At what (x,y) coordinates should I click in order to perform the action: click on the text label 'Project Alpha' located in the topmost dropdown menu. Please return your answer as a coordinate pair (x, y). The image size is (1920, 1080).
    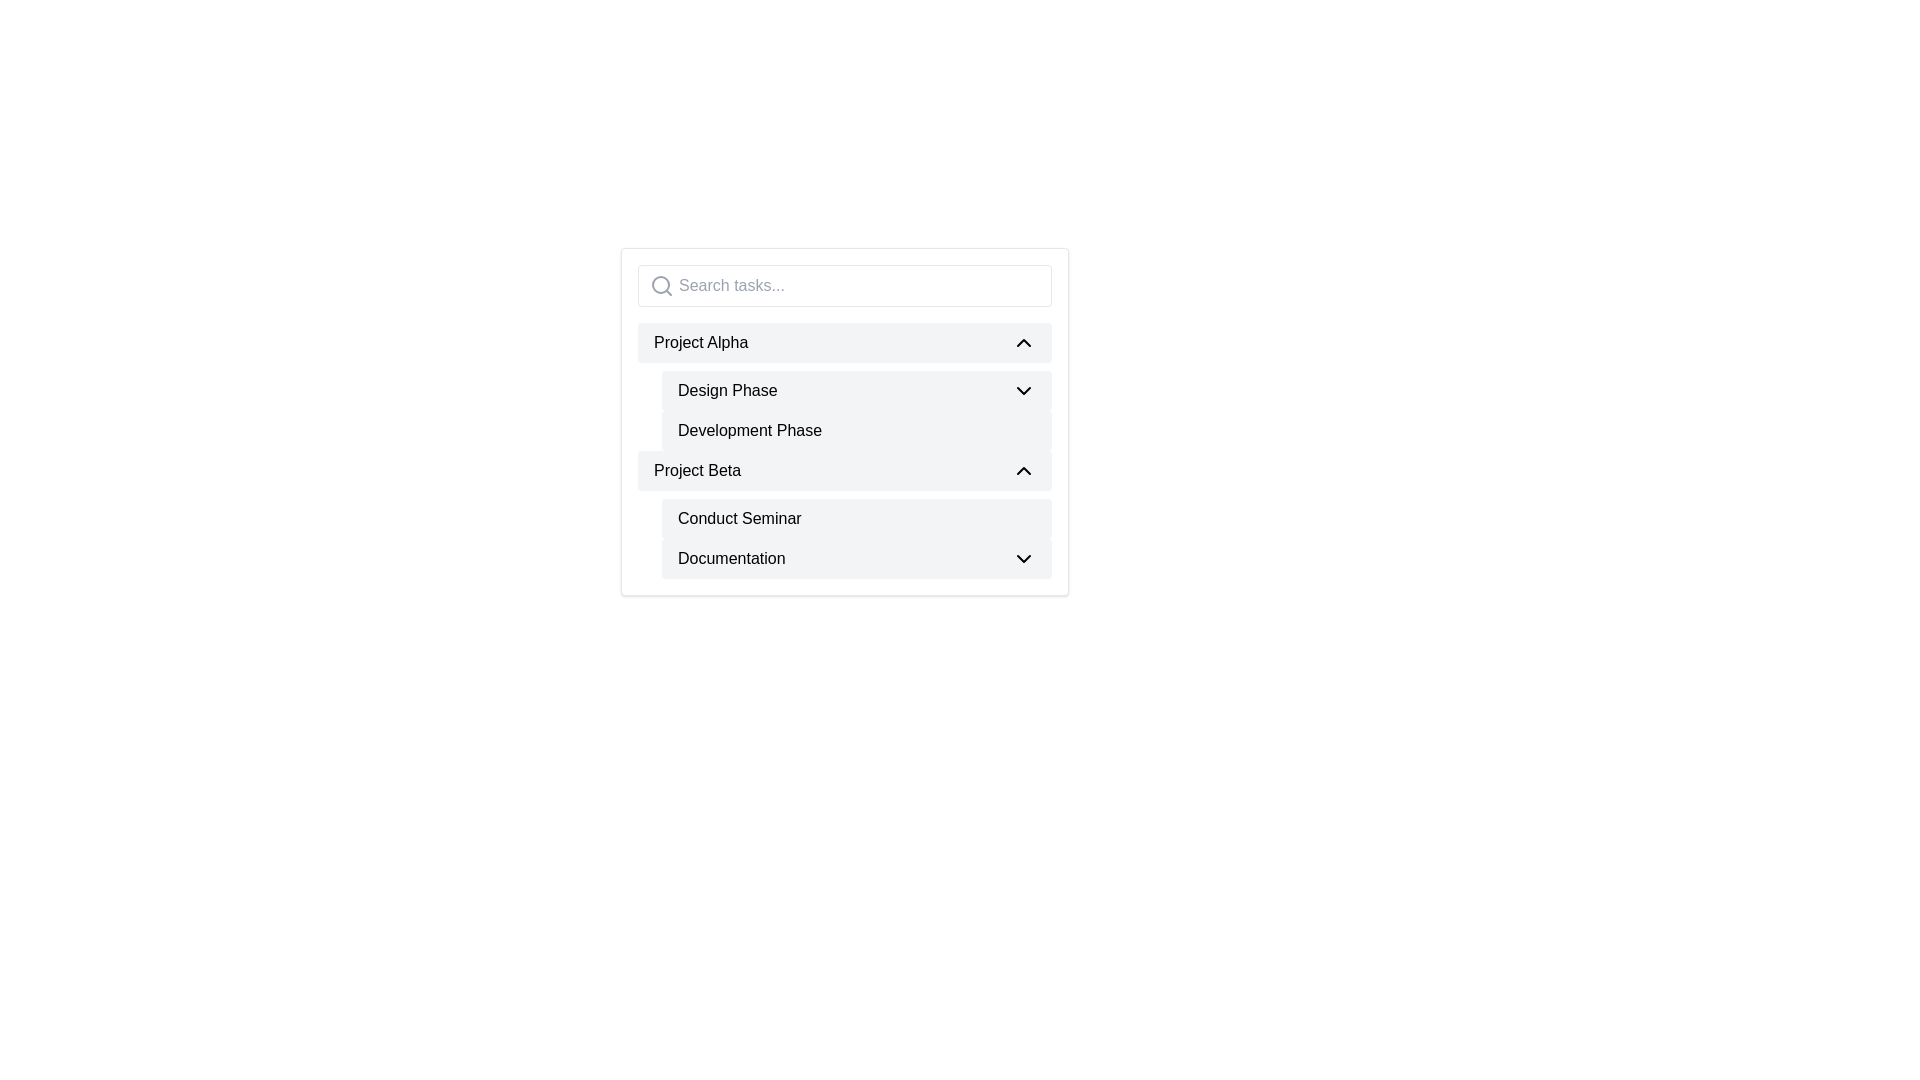
    Looking at the image, I should click on (701, 342).